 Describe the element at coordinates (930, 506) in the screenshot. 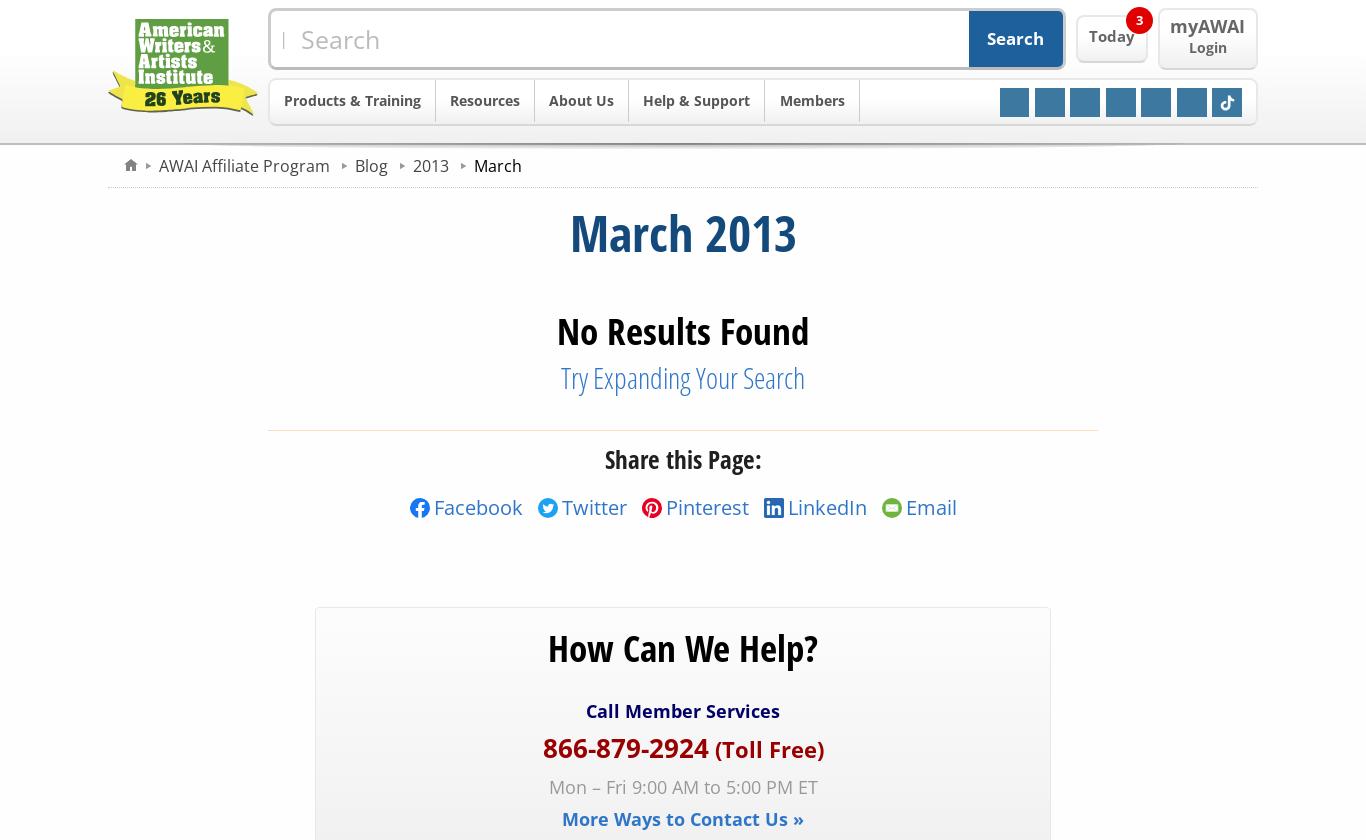

I see `'Email'` at that location.